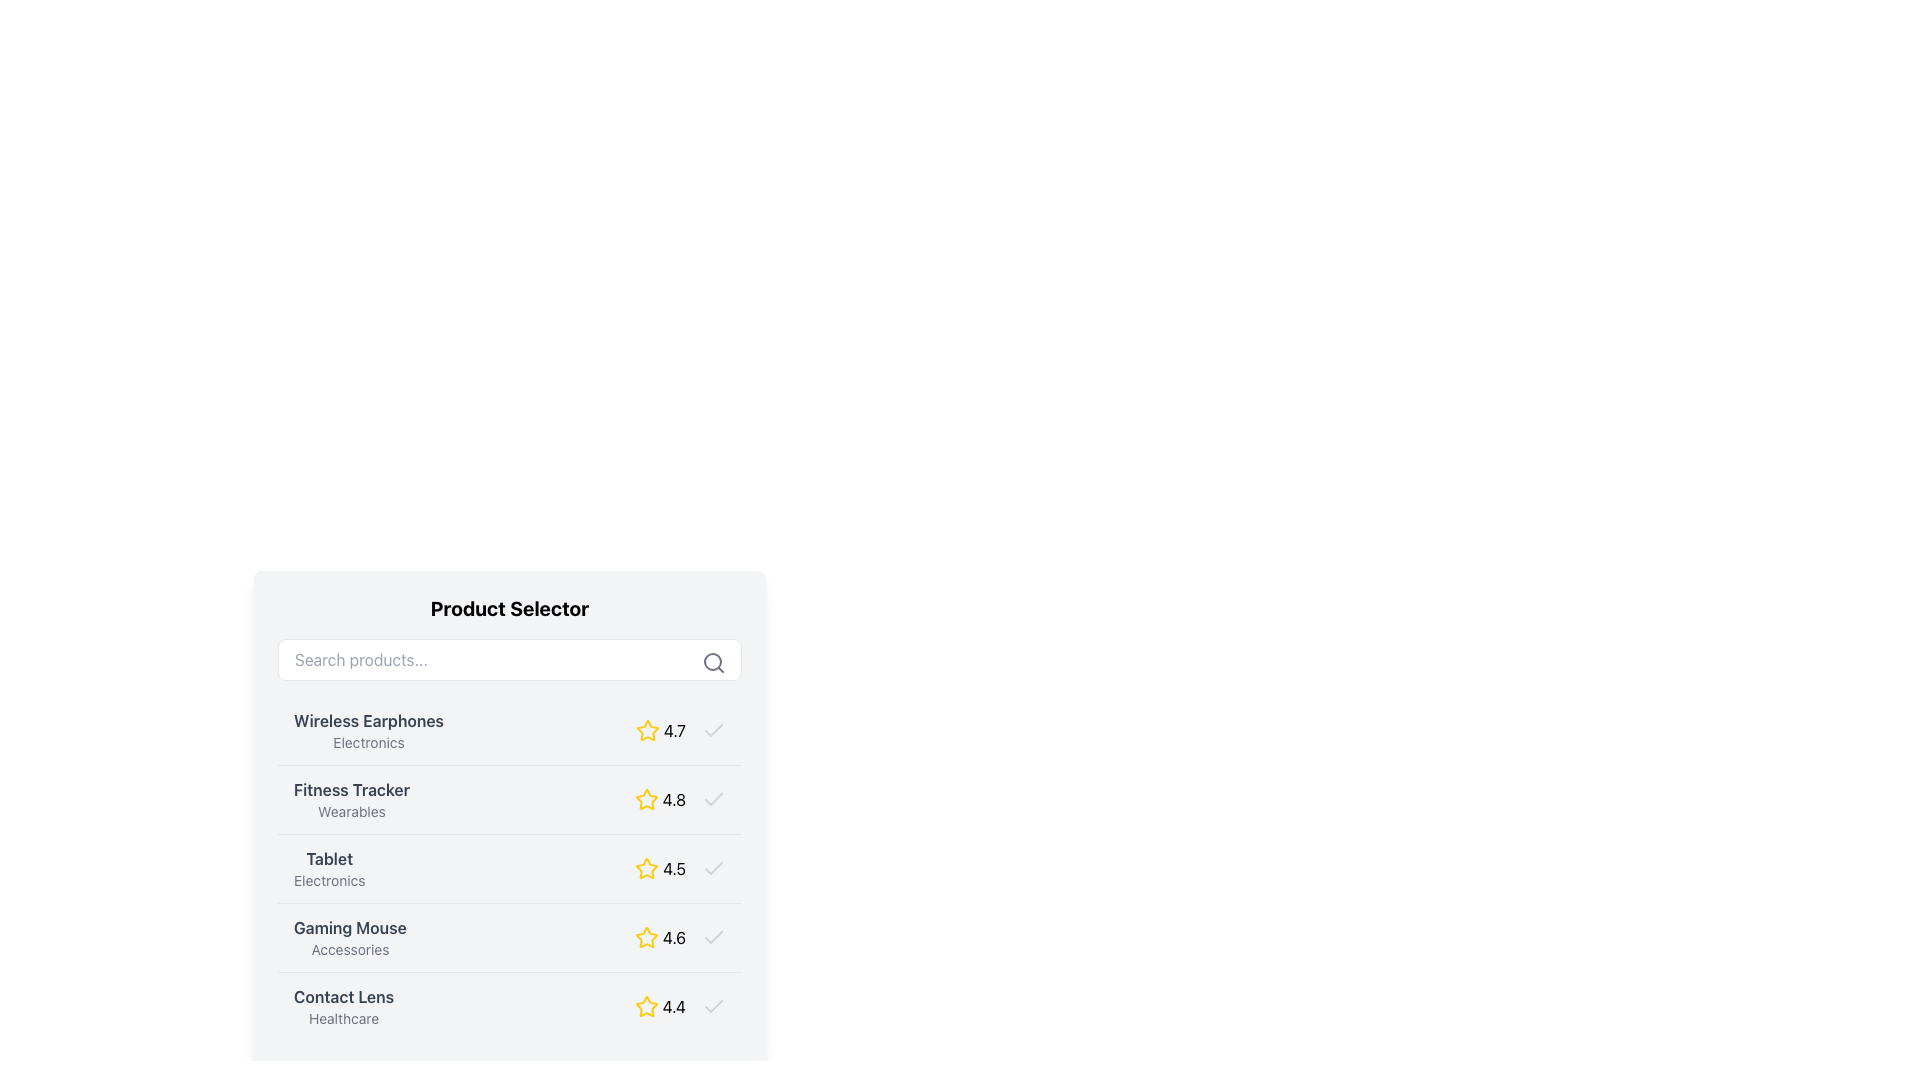 The image size is (1920, 1080). Describe the element at coordinates (350, 928) in the screenshot. I see `text displayed in the text label for the product 'Gaming Mouse', which is the primary label of the fourth list item in the product selector interface` at that location.